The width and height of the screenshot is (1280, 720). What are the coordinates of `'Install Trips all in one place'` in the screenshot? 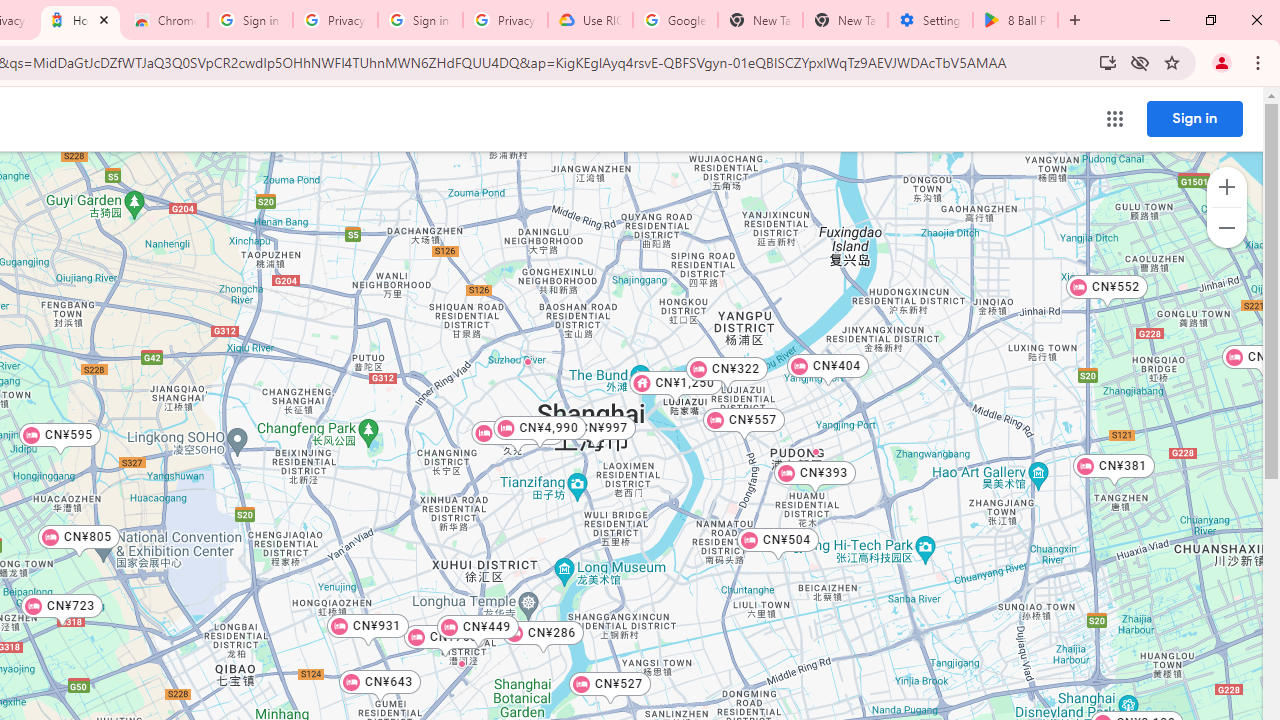 It's located at (1106, 61).